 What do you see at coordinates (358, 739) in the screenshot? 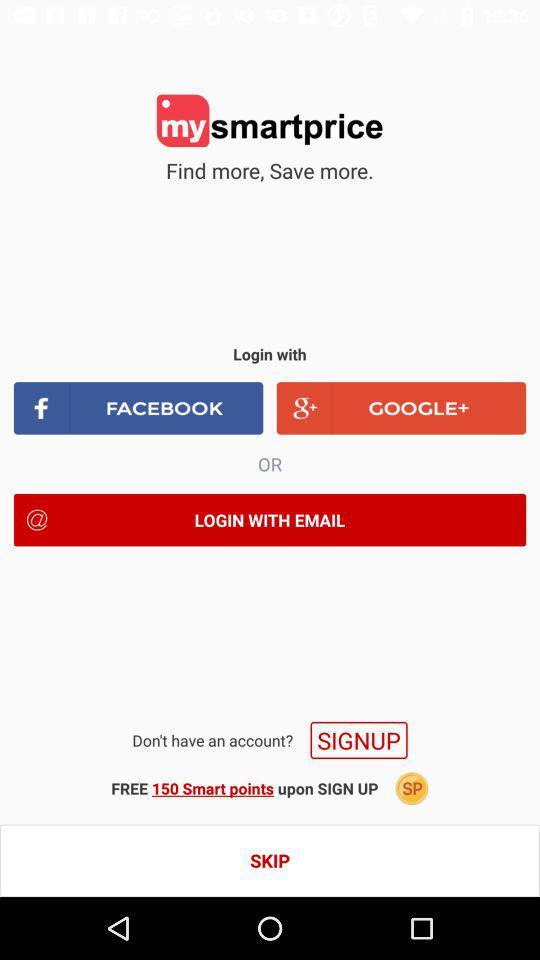
I see `the item next to don t have` at bounding box center [358, 739].